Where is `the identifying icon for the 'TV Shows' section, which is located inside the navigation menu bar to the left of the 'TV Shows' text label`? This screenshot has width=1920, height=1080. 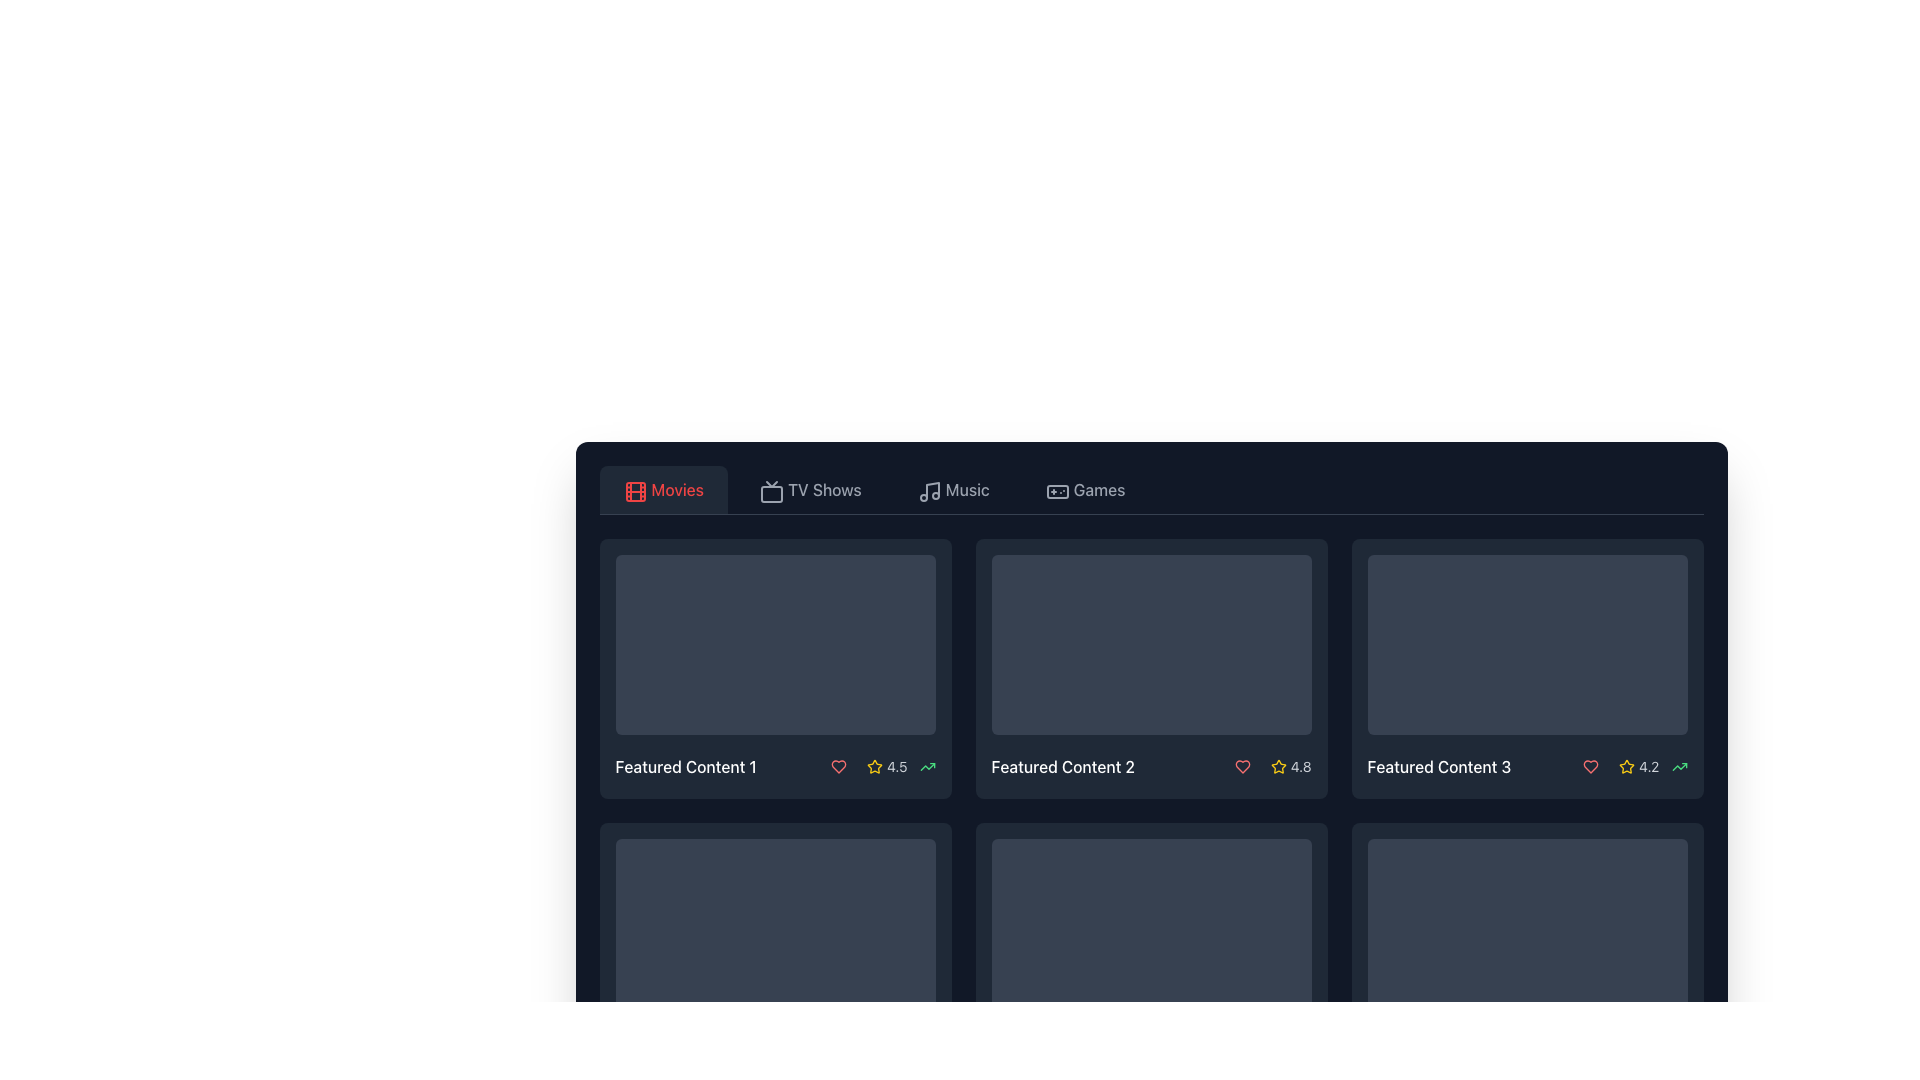
the identifying icon for the 'TV Shows' section, which is located inside the navigation menu bar to the left of the 'TV Shows' text label is located at coordinates (769, 489).